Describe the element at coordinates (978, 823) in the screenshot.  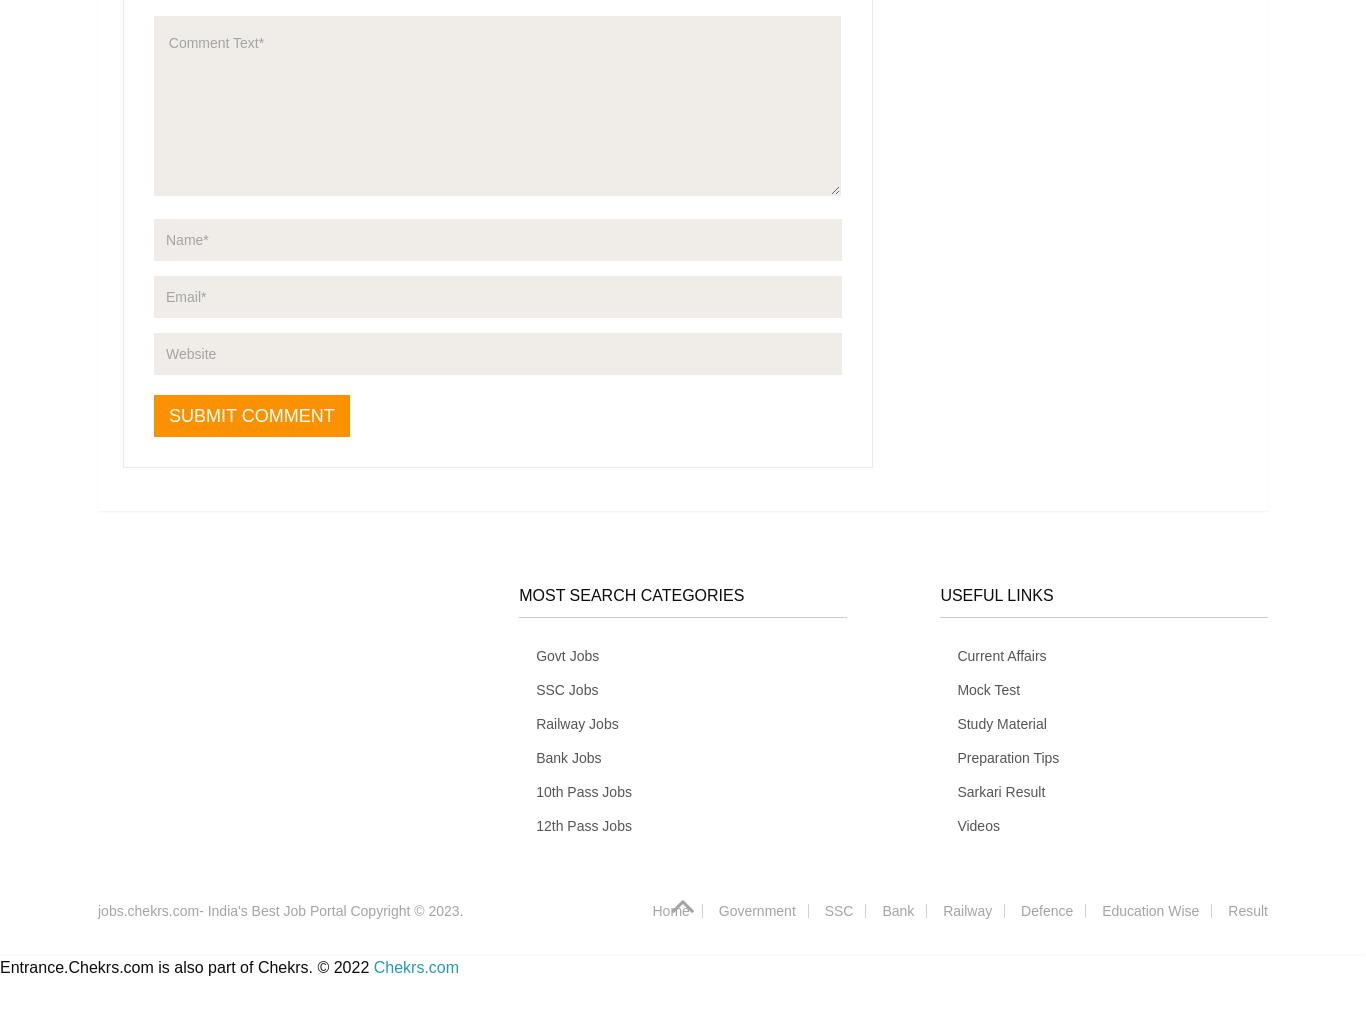
I see `'Videos'` at that location.